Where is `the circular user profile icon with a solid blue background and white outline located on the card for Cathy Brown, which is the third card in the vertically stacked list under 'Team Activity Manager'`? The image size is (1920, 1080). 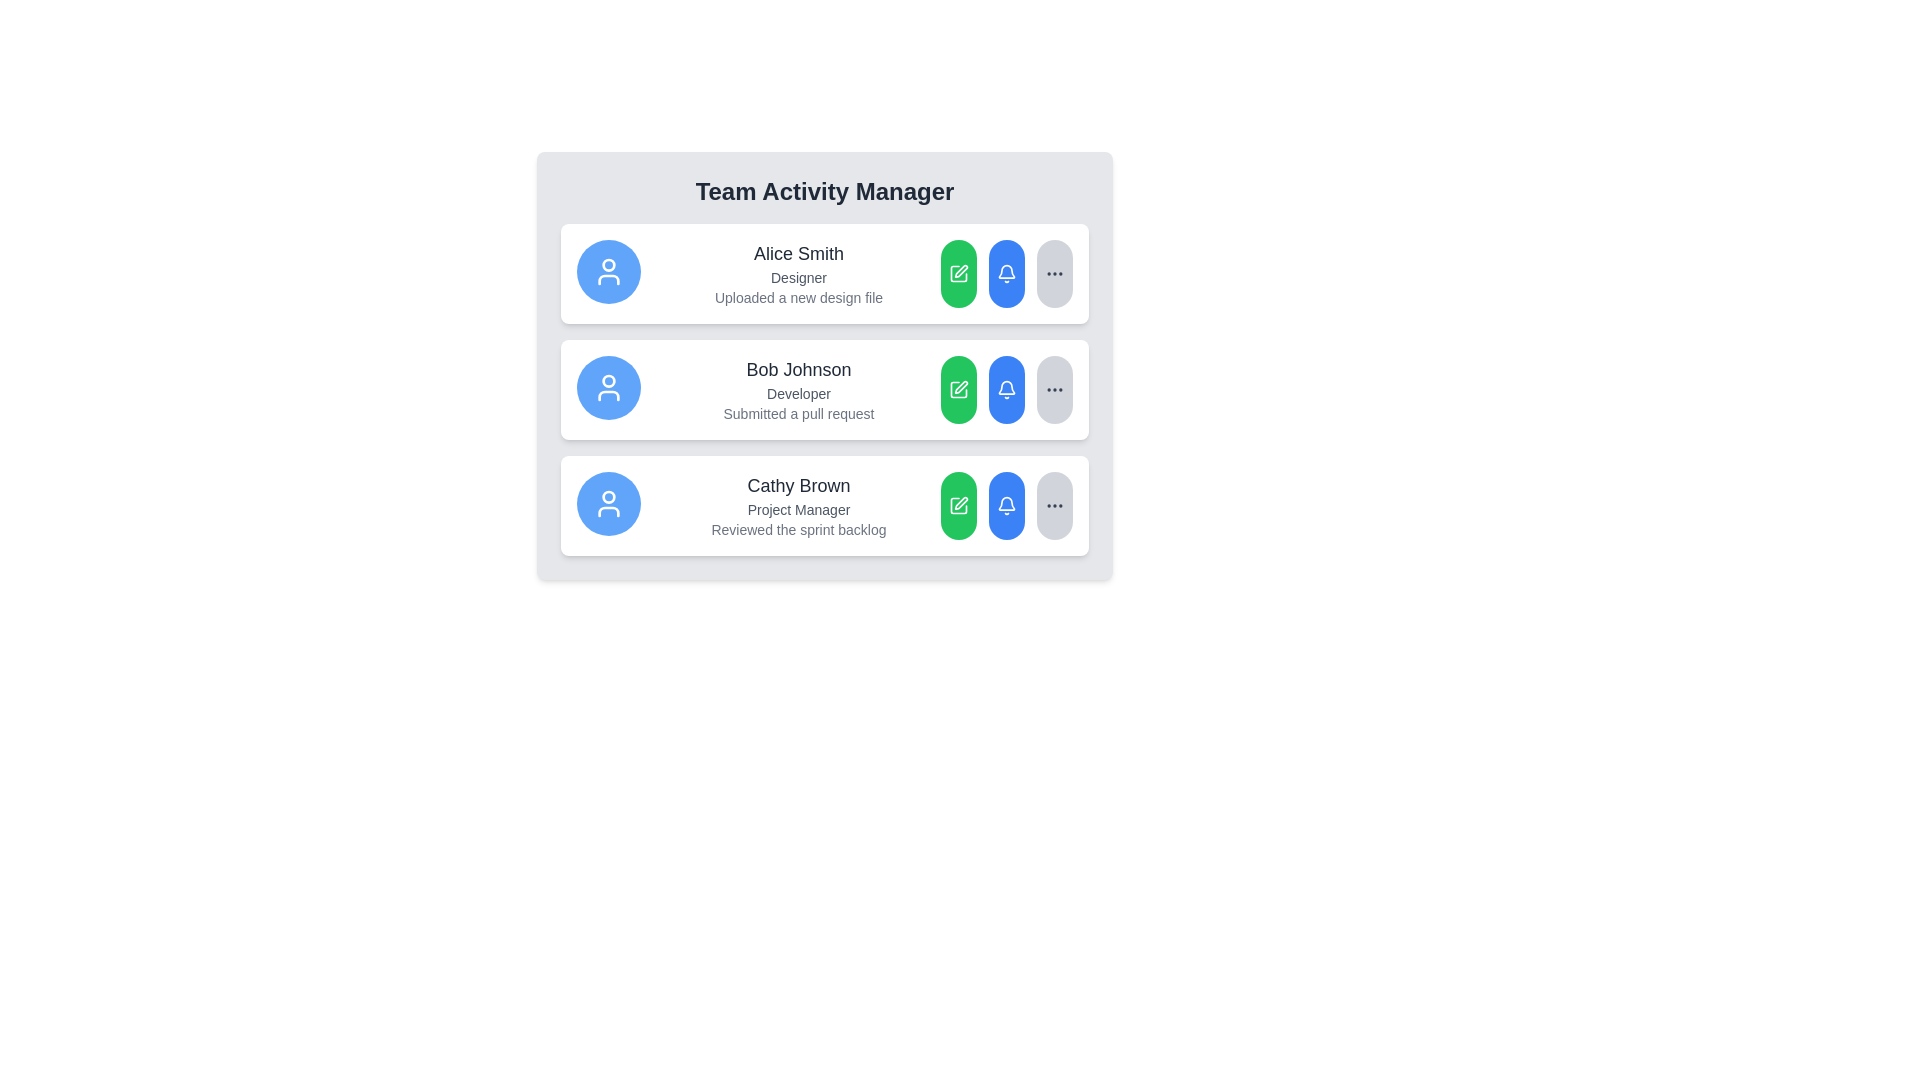
the circular user profile icon with a solid blue background and white outline located on the card for Cathy Brown, which is the third card in the vertically stacked list under 'Team Activity Manager' is located at coordinates (608, 503).